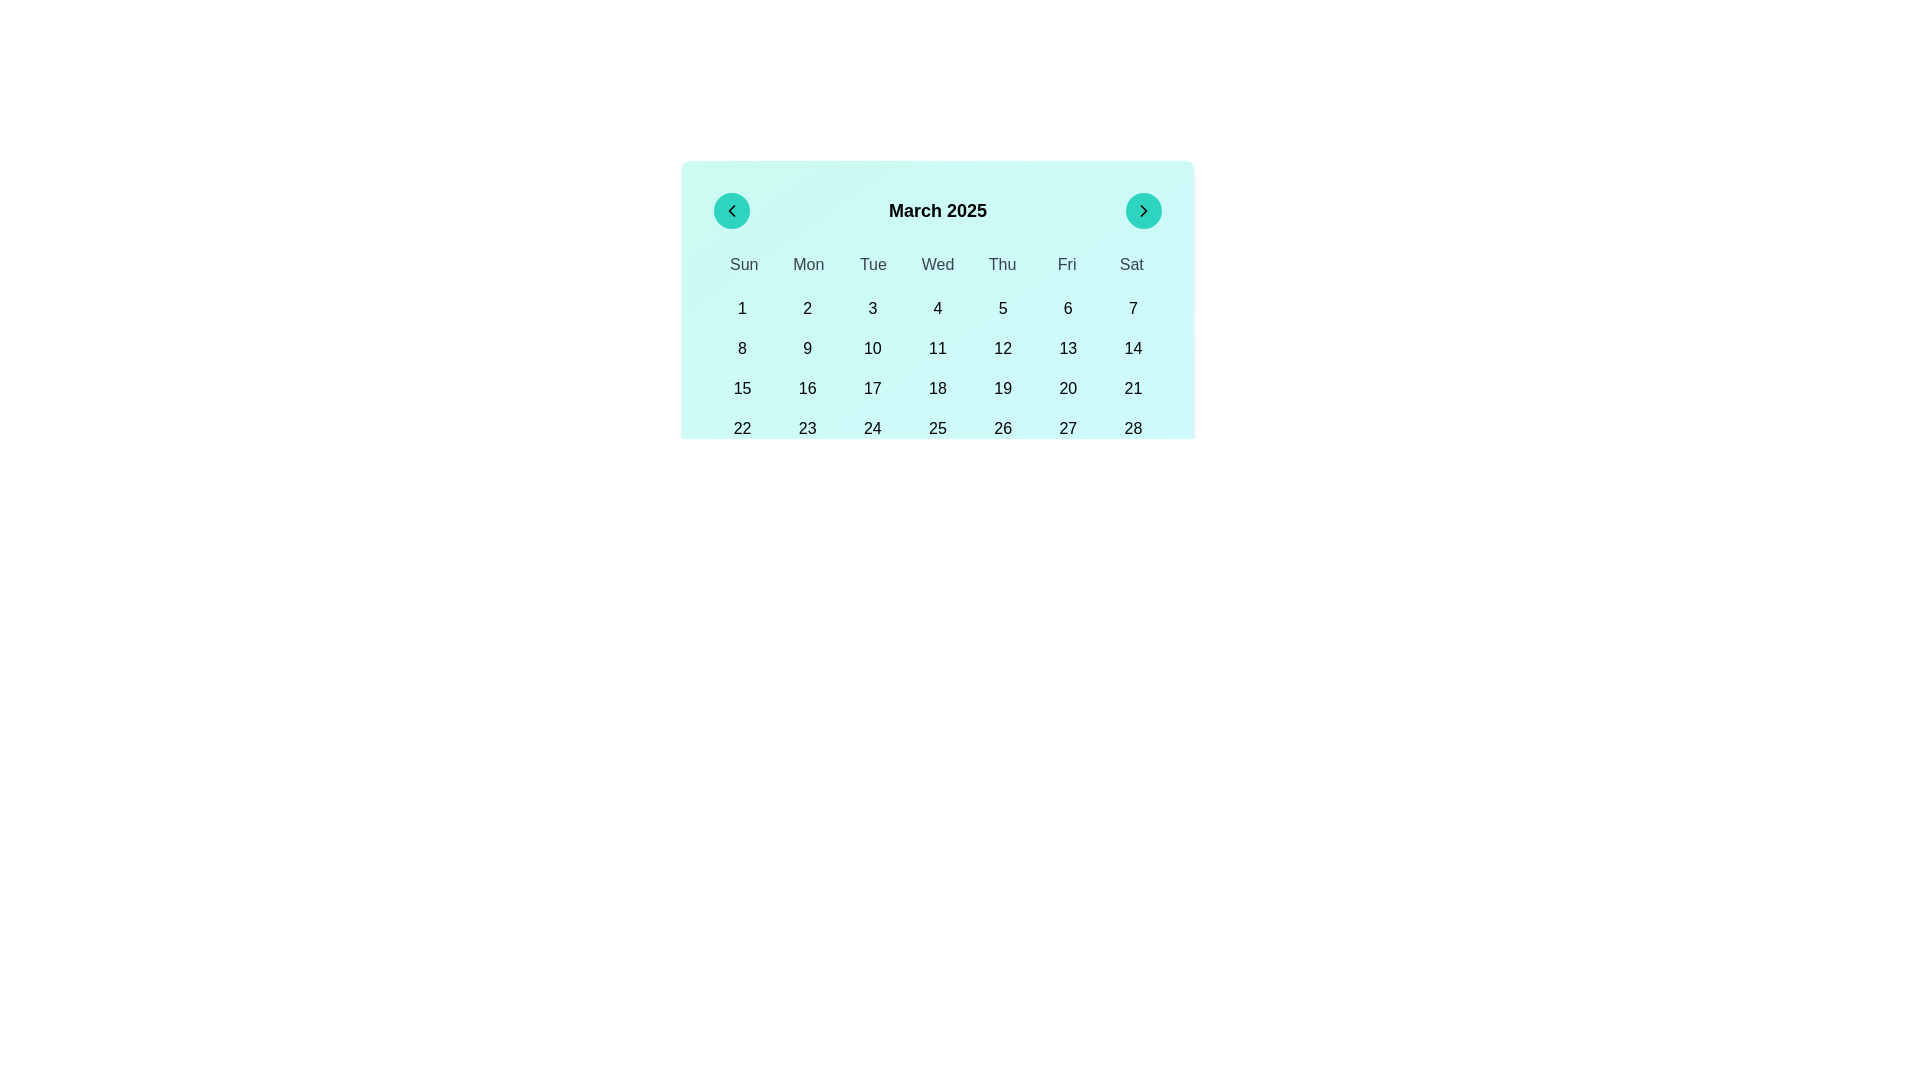 The width and height of the screenshot is (1920, 1080). What do you see at coordinates (872, 308) in the screenshot?
I see `the button labeled '3', which is styled as a calendar date box` at bounding box center [872, 308].